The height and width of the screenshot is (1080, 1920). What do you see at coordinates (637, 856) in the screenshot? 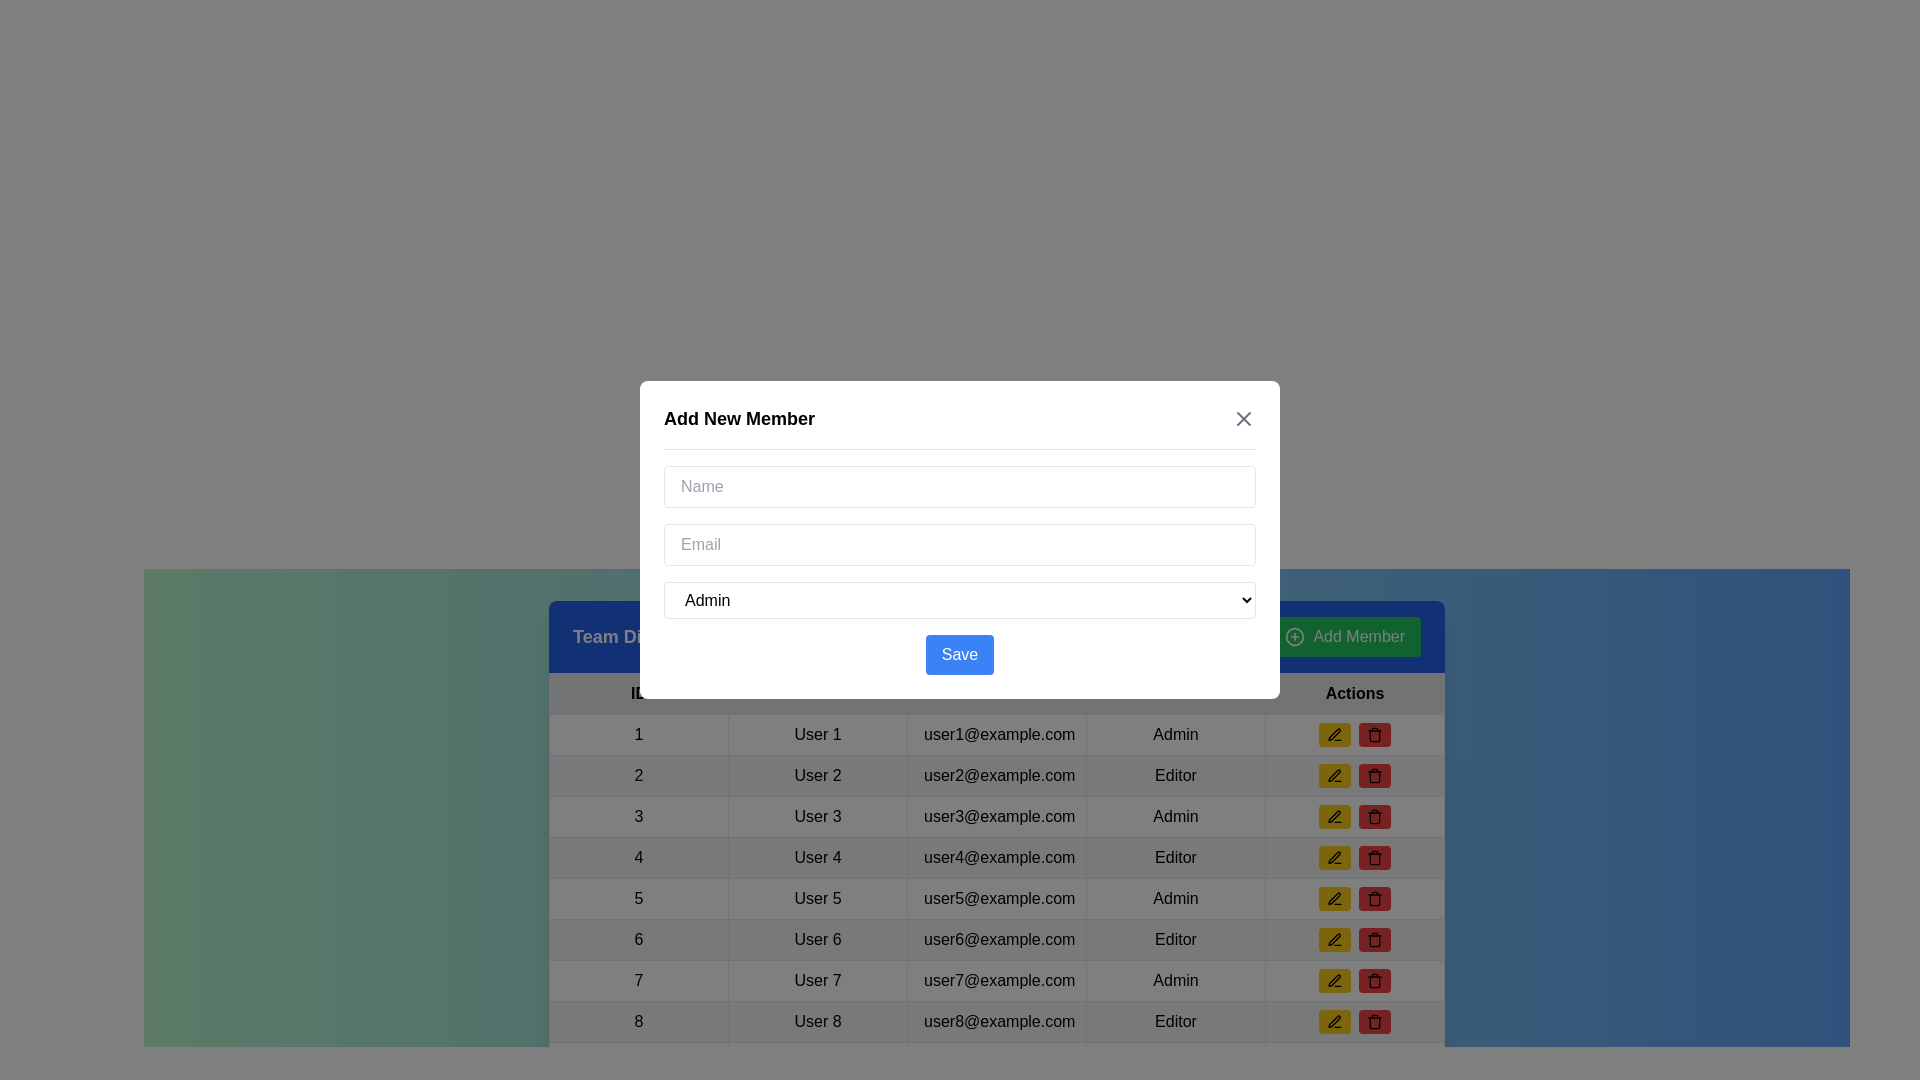
I see `the table cell displaying the number '4', which is the first cell in the fourth row of the table and located directly under the header labeled 'ID'` at bounding box center [637, 856].